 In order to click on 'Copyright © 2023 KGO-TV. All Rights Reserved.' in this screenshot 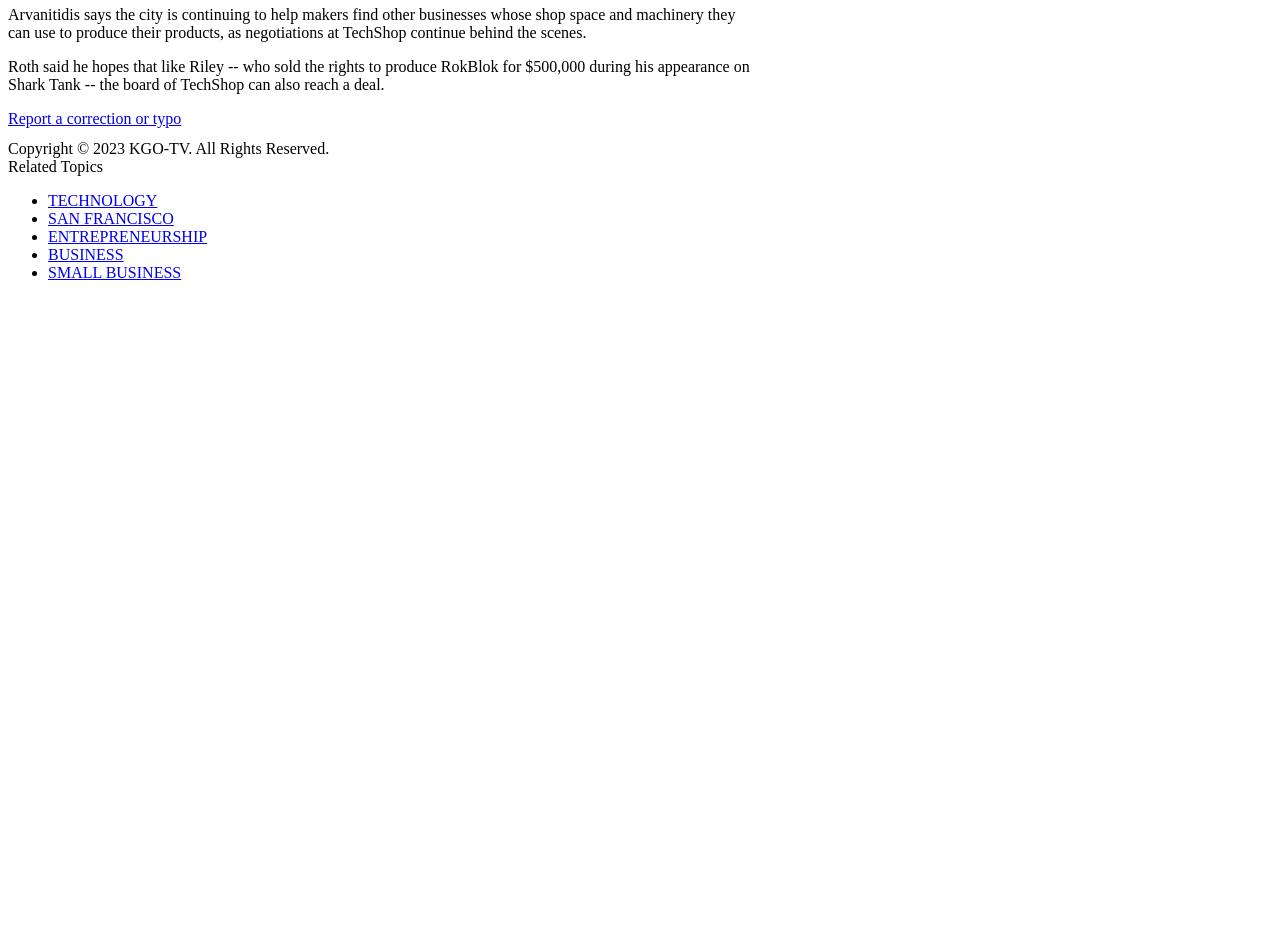, I will do `click(168, 148)`.